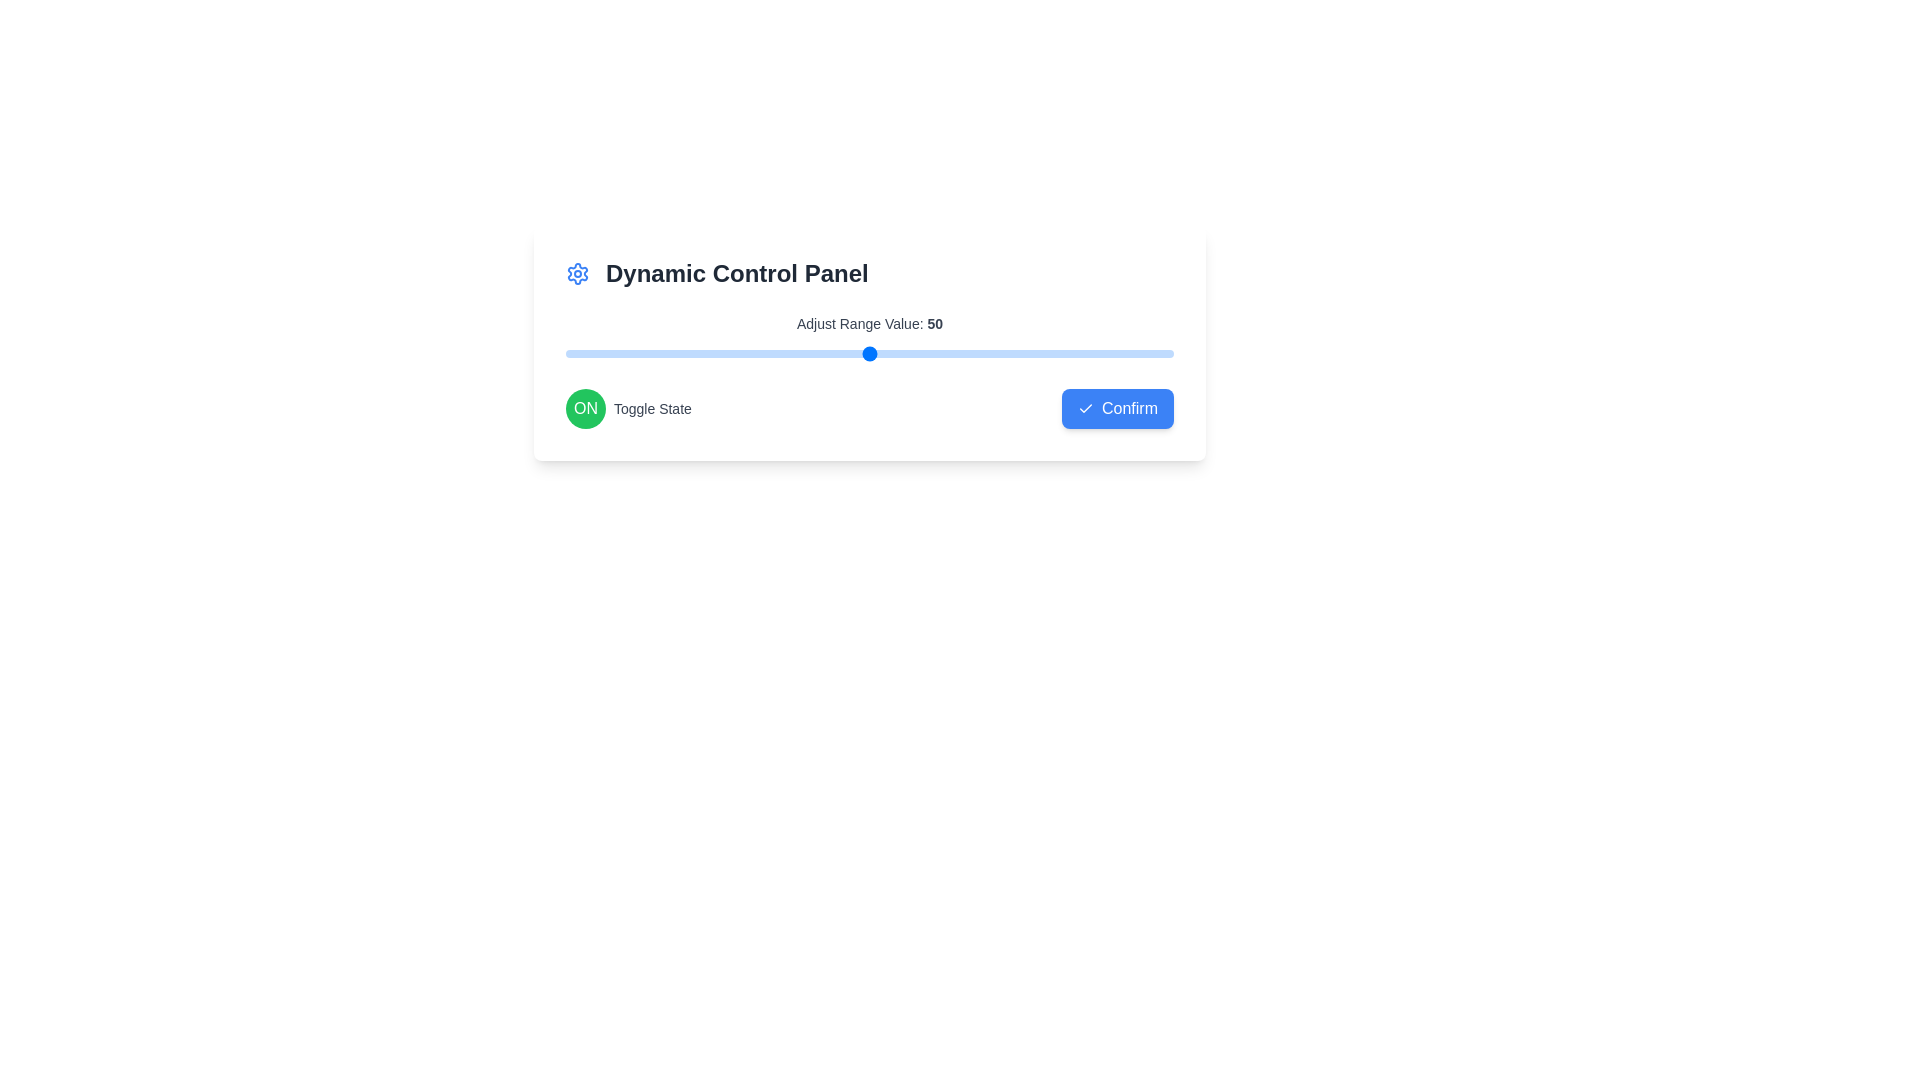 Image resolution: width=1920 pixels, height=1080 pixels. What do you see at coordinates (934, 323) in the screenshot?
I see `the Text label displaying the current value associated with the slider element, which shows 'Adjust Range Value: 50'` at bounding box center [934, 323].